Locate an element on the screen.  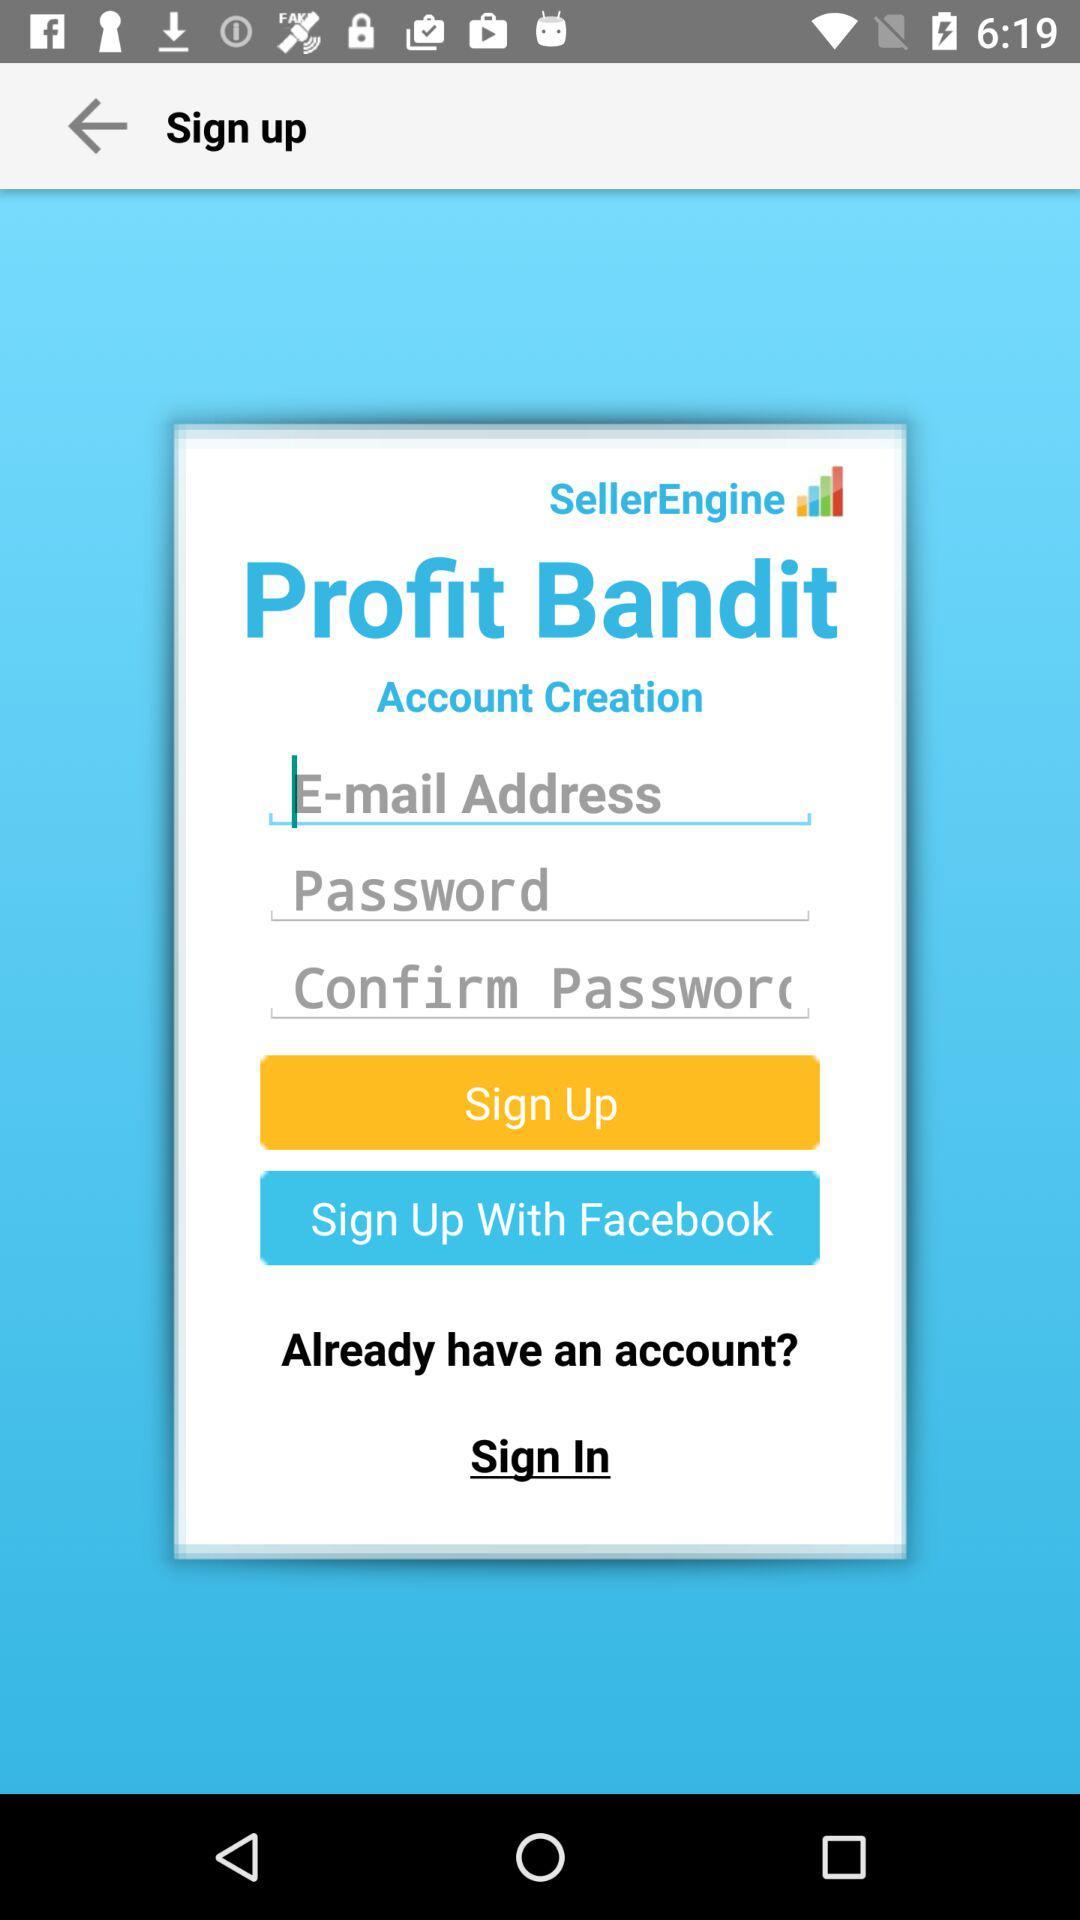
the sign in icon is located at coordinates (540, 1454).